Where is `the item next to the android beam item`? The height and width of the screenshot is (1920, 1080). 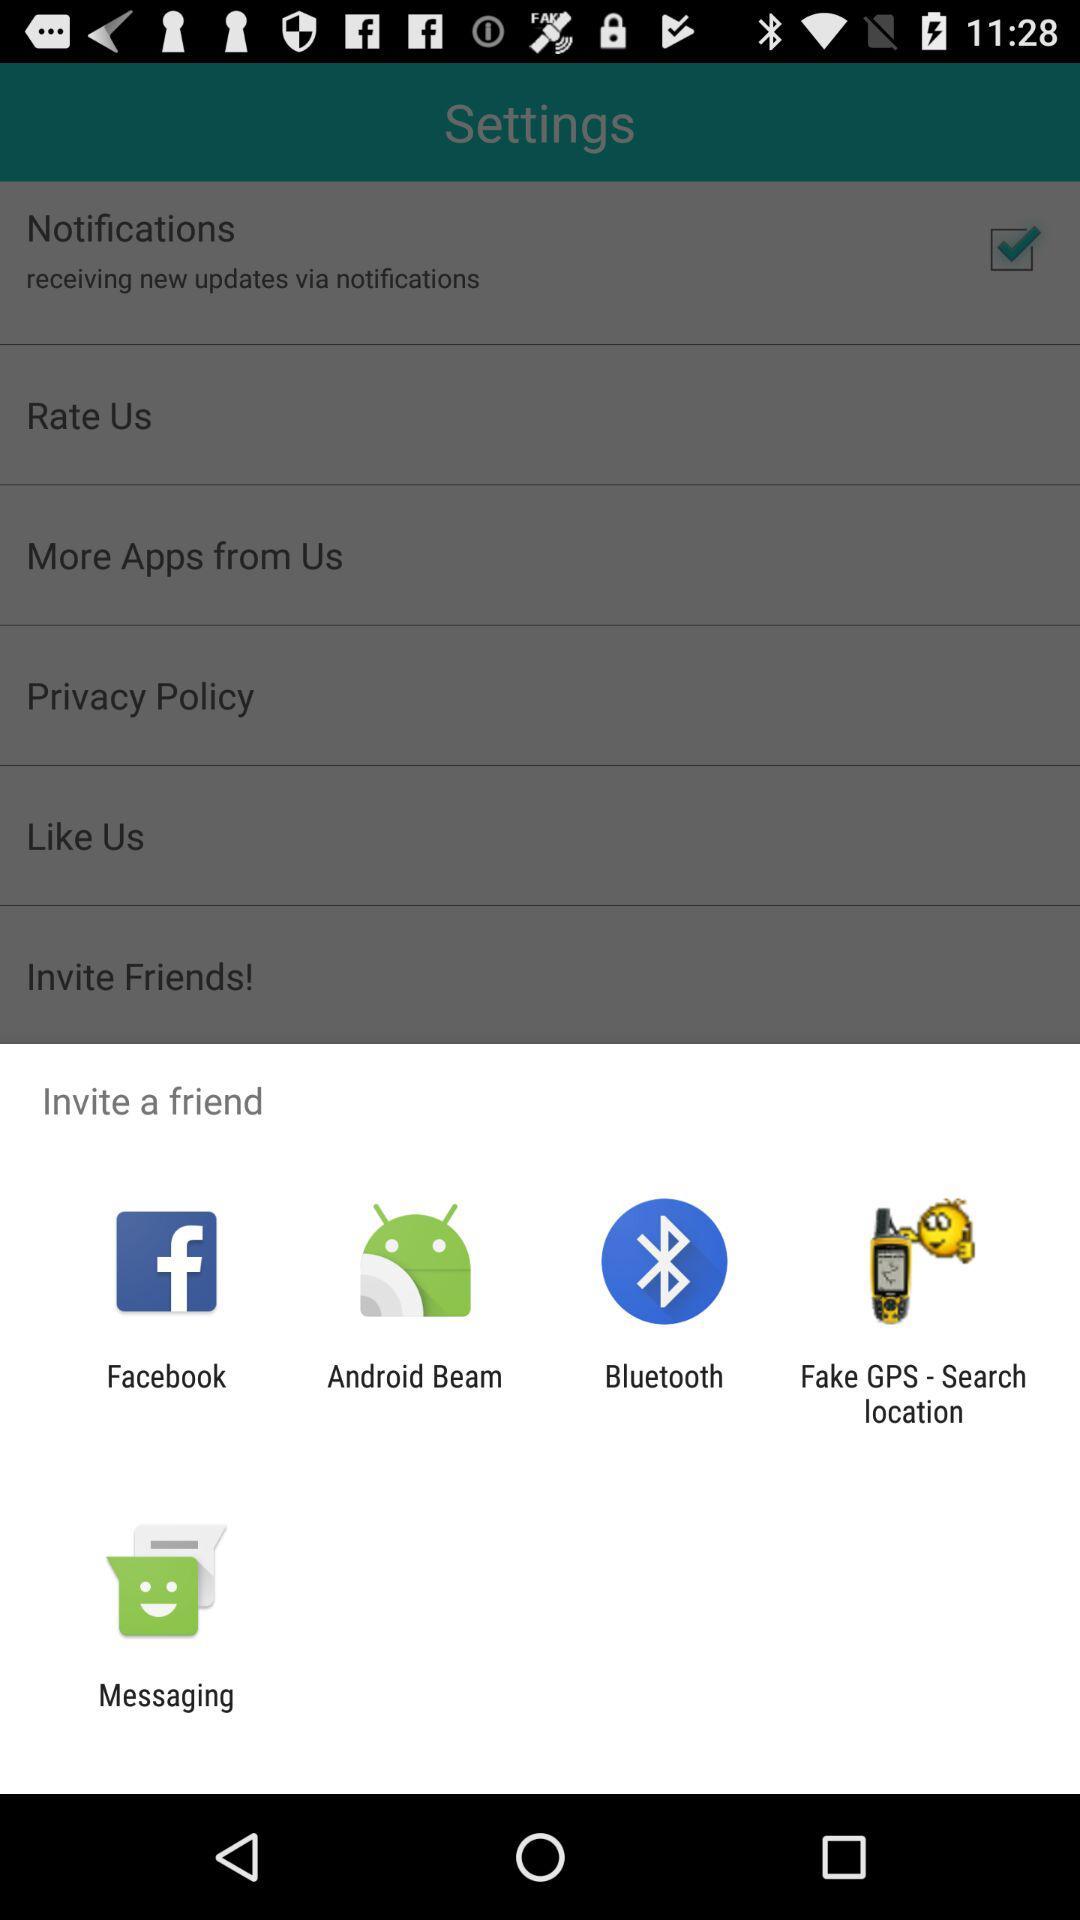
the item next to the android beam item is located at coordinates (664, 1392).